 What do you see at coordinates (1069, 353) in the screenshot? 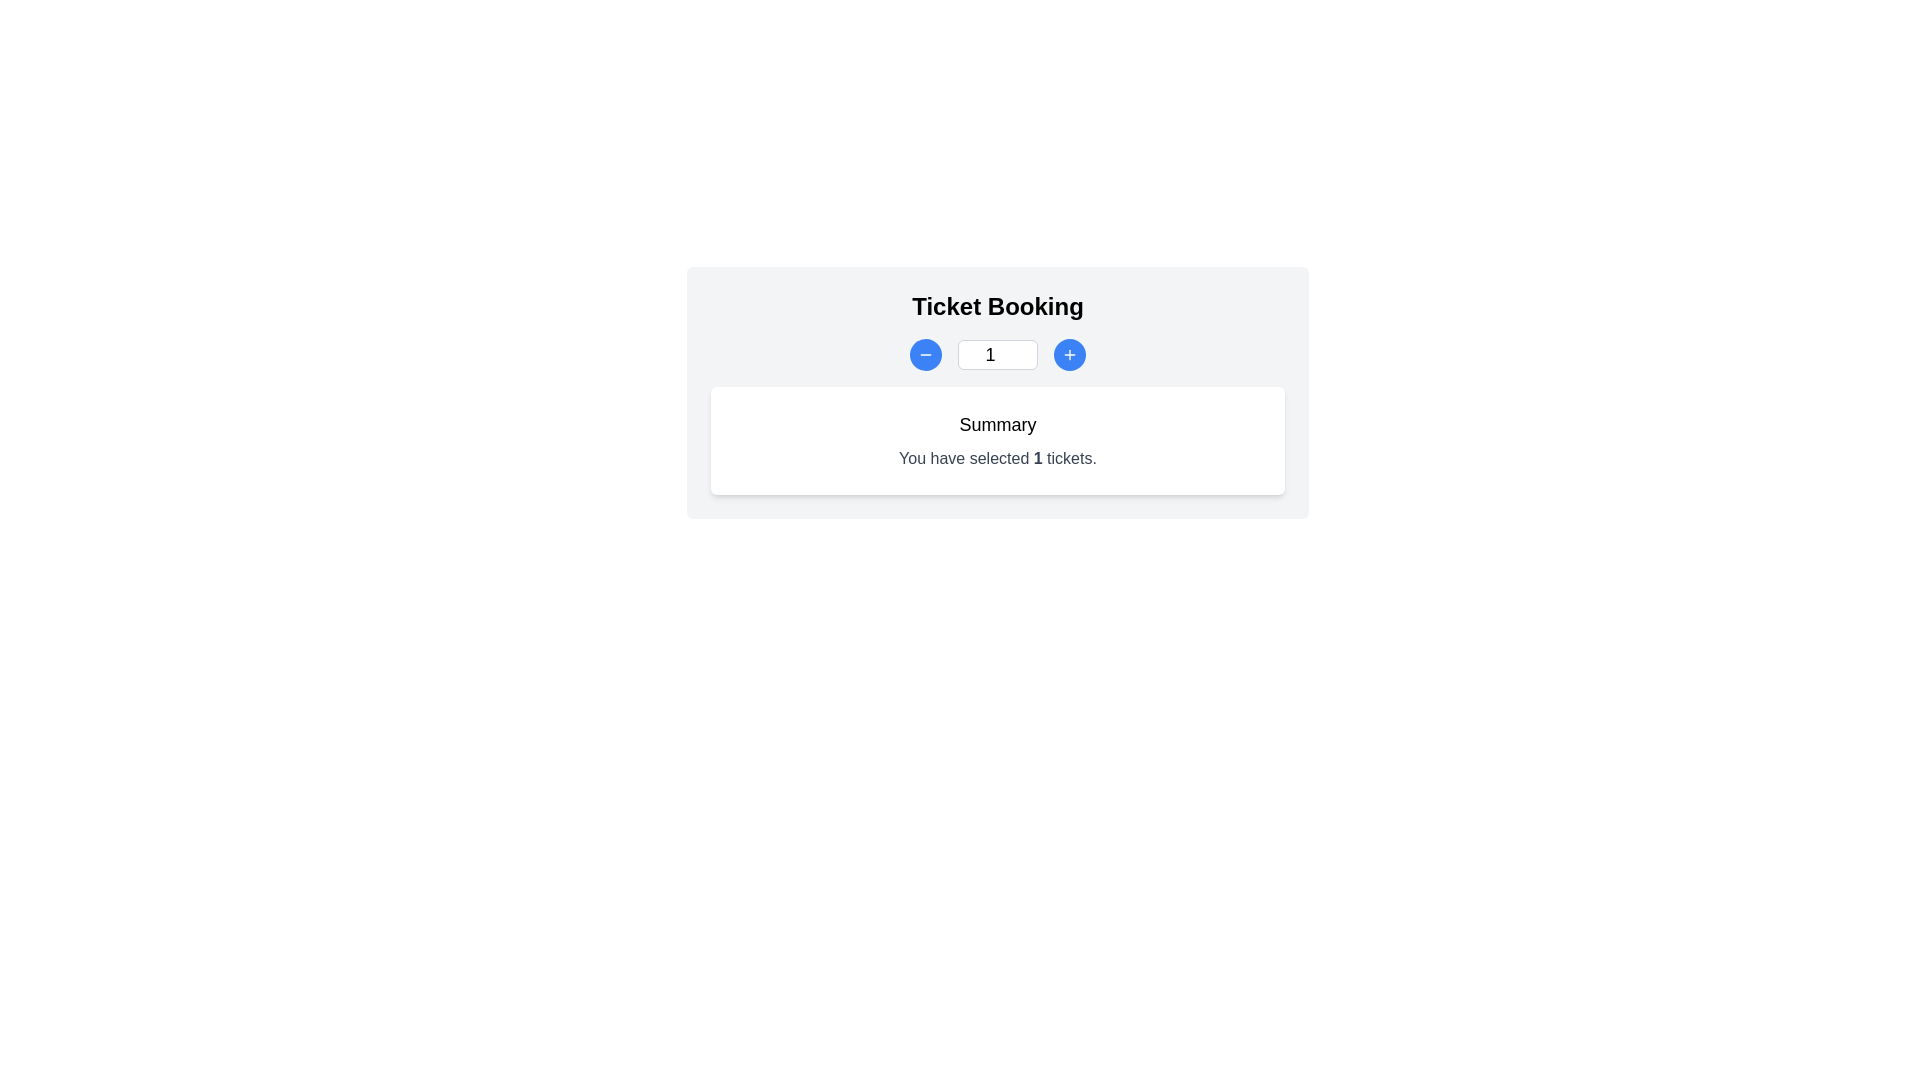
I see `the circular blue button with a white '+' icon` at bounding box center [1069, 353].